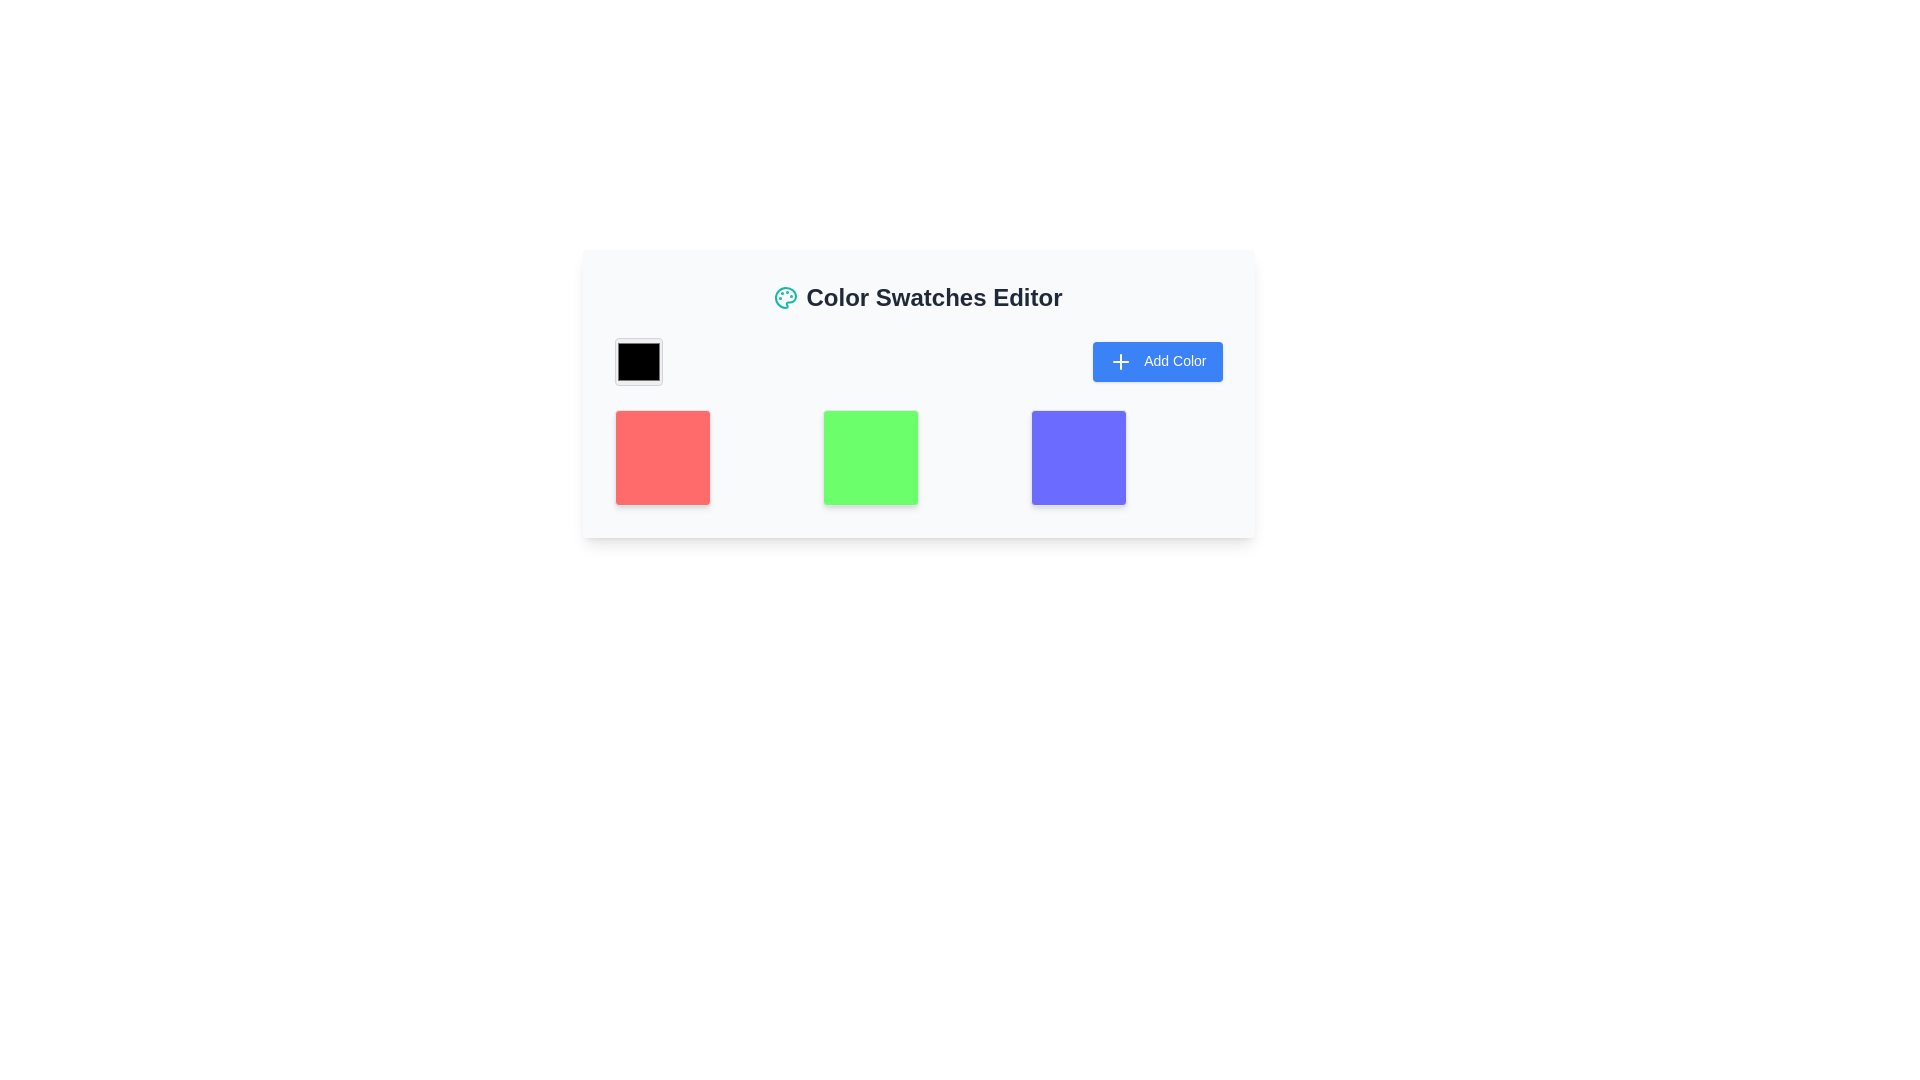 This screenshot has width=1920, height=1080. I want to click on the green color swatch UI element with rounded corners and shadow effect, which is the second color block from left to right in the Color Swatches Editor, so click(870, 458).